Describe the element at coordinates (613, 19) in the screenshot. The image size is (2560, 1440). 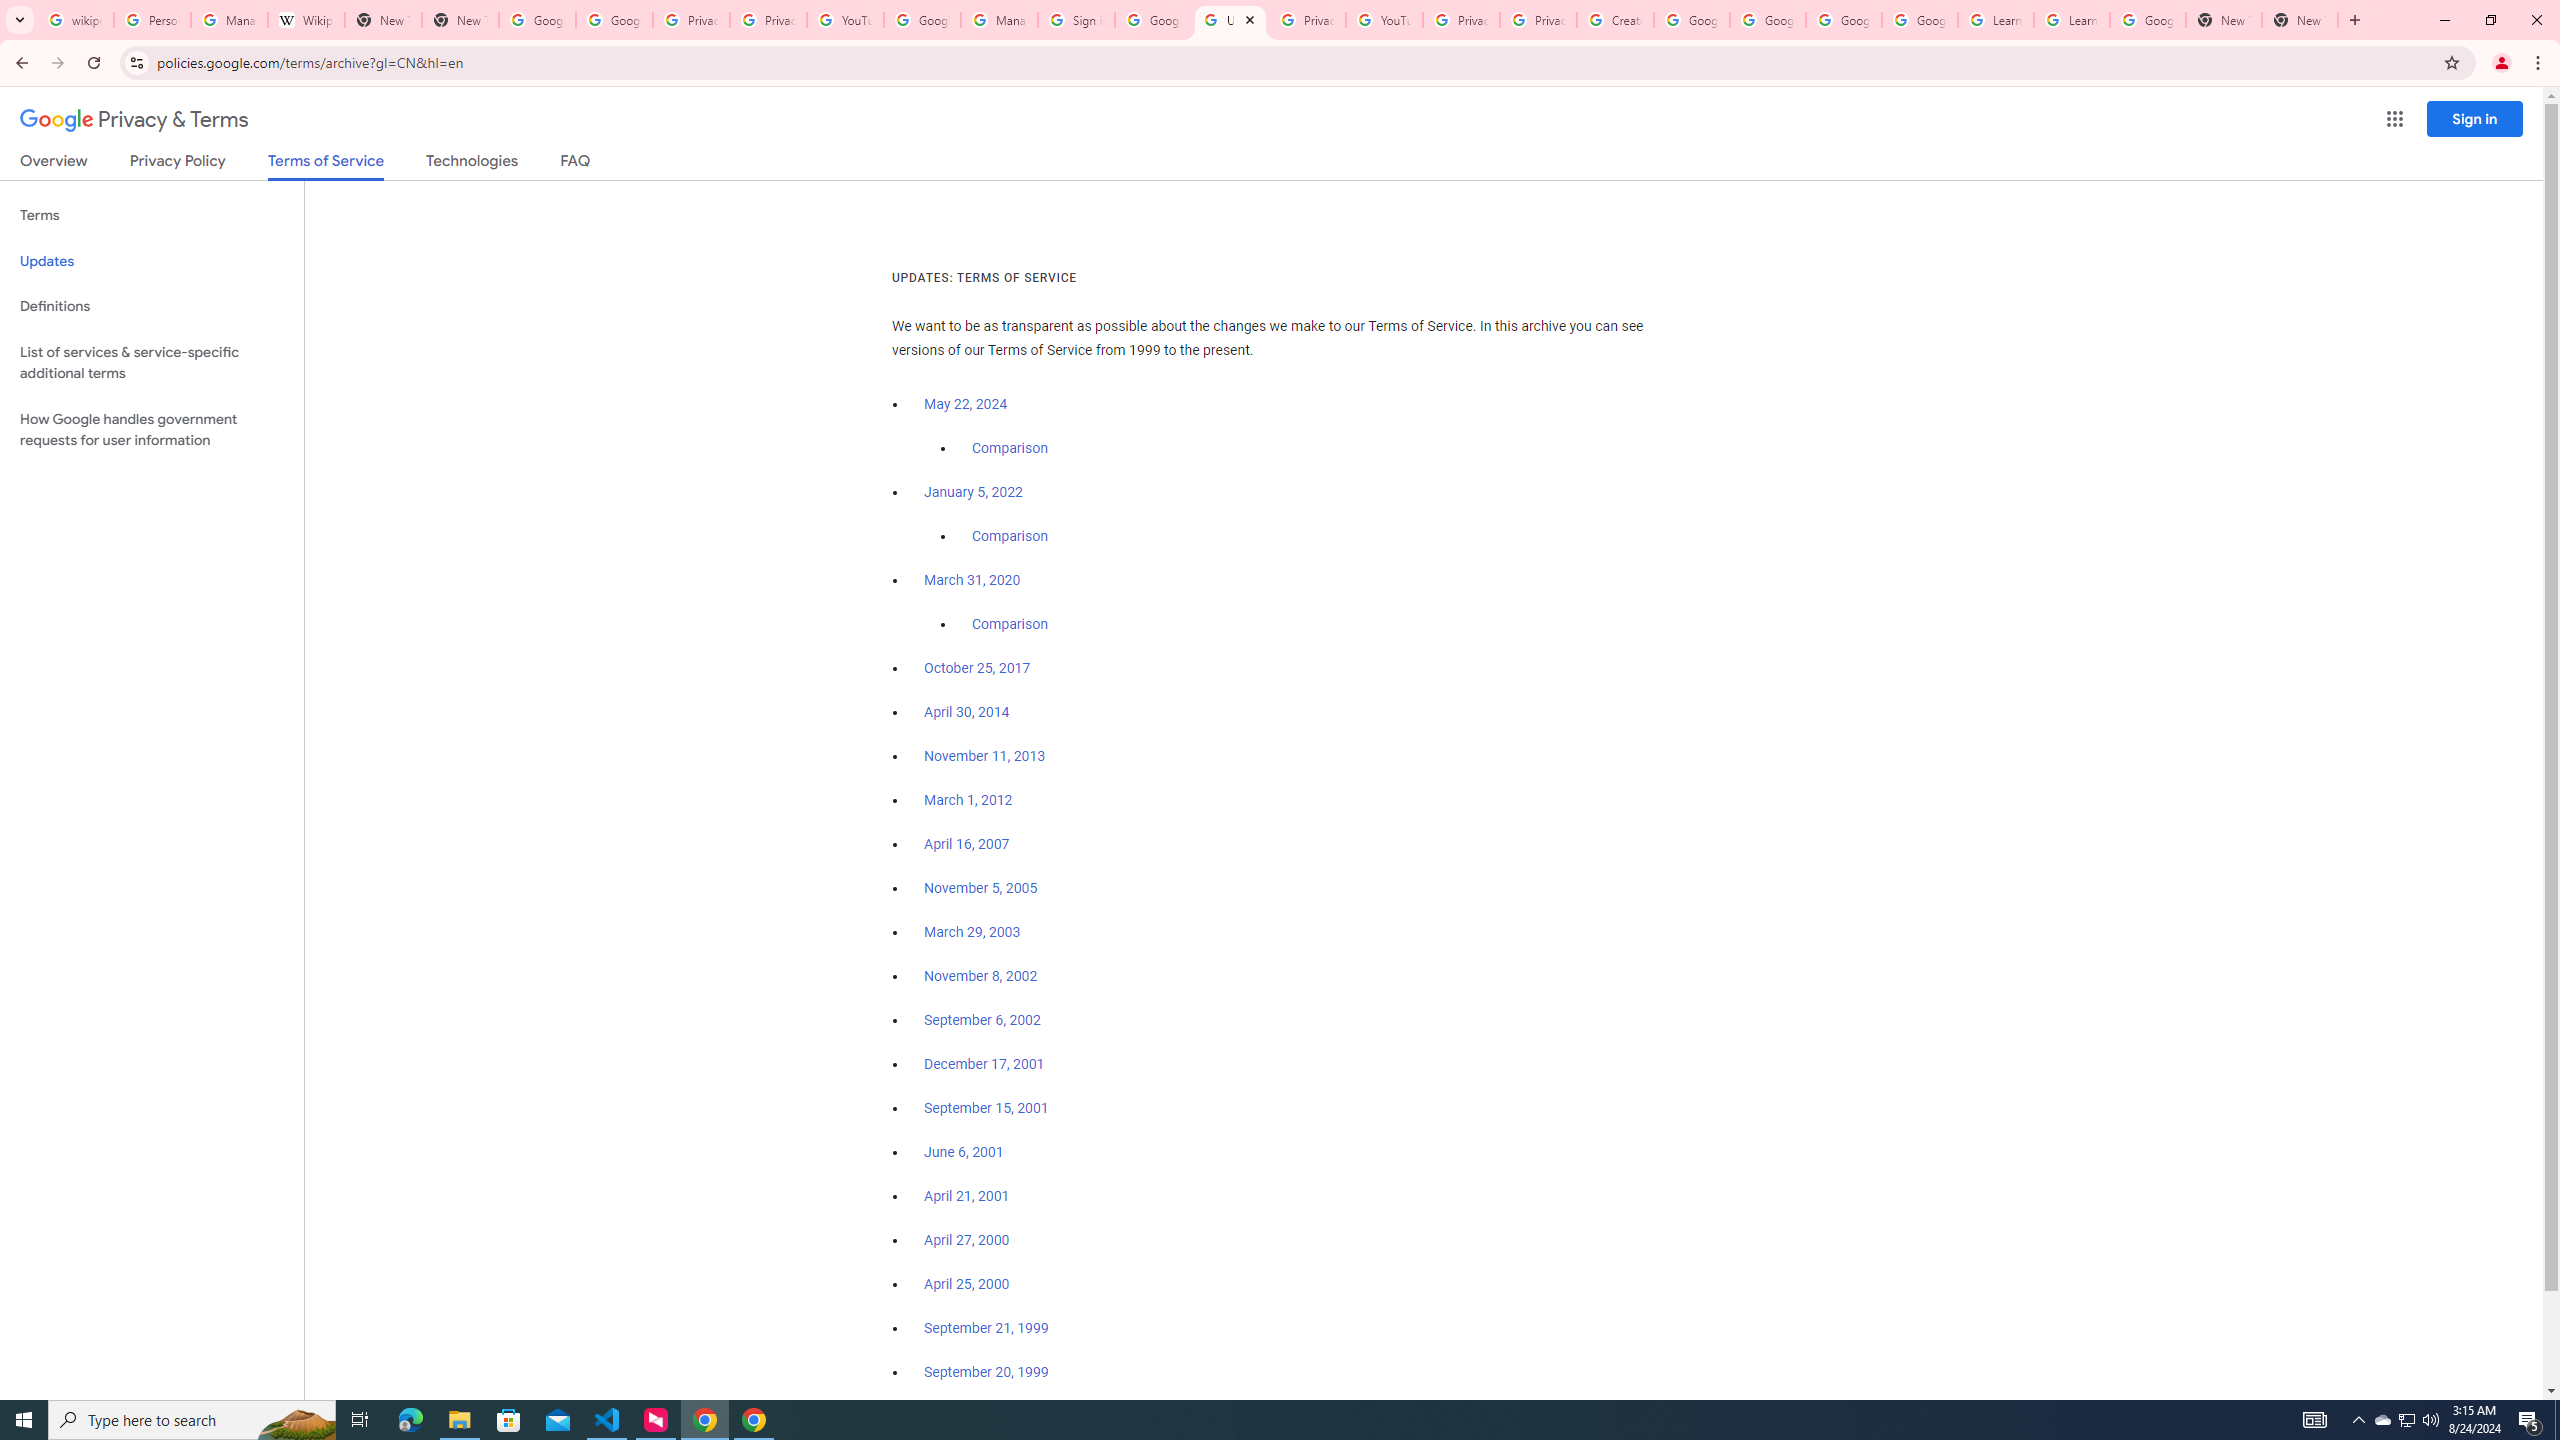
I see `'Google Drive: Sign-in'` at that location.